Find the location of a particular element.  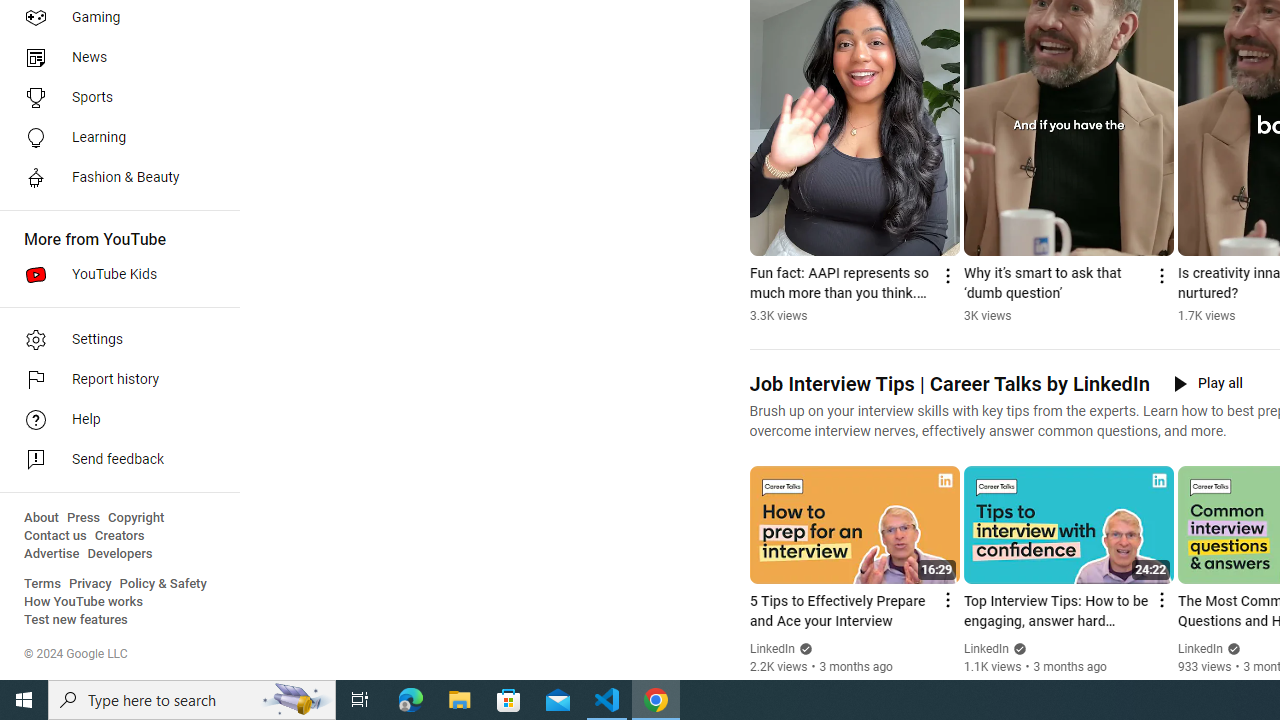

'Developers' is located at coordinates (119, 554).